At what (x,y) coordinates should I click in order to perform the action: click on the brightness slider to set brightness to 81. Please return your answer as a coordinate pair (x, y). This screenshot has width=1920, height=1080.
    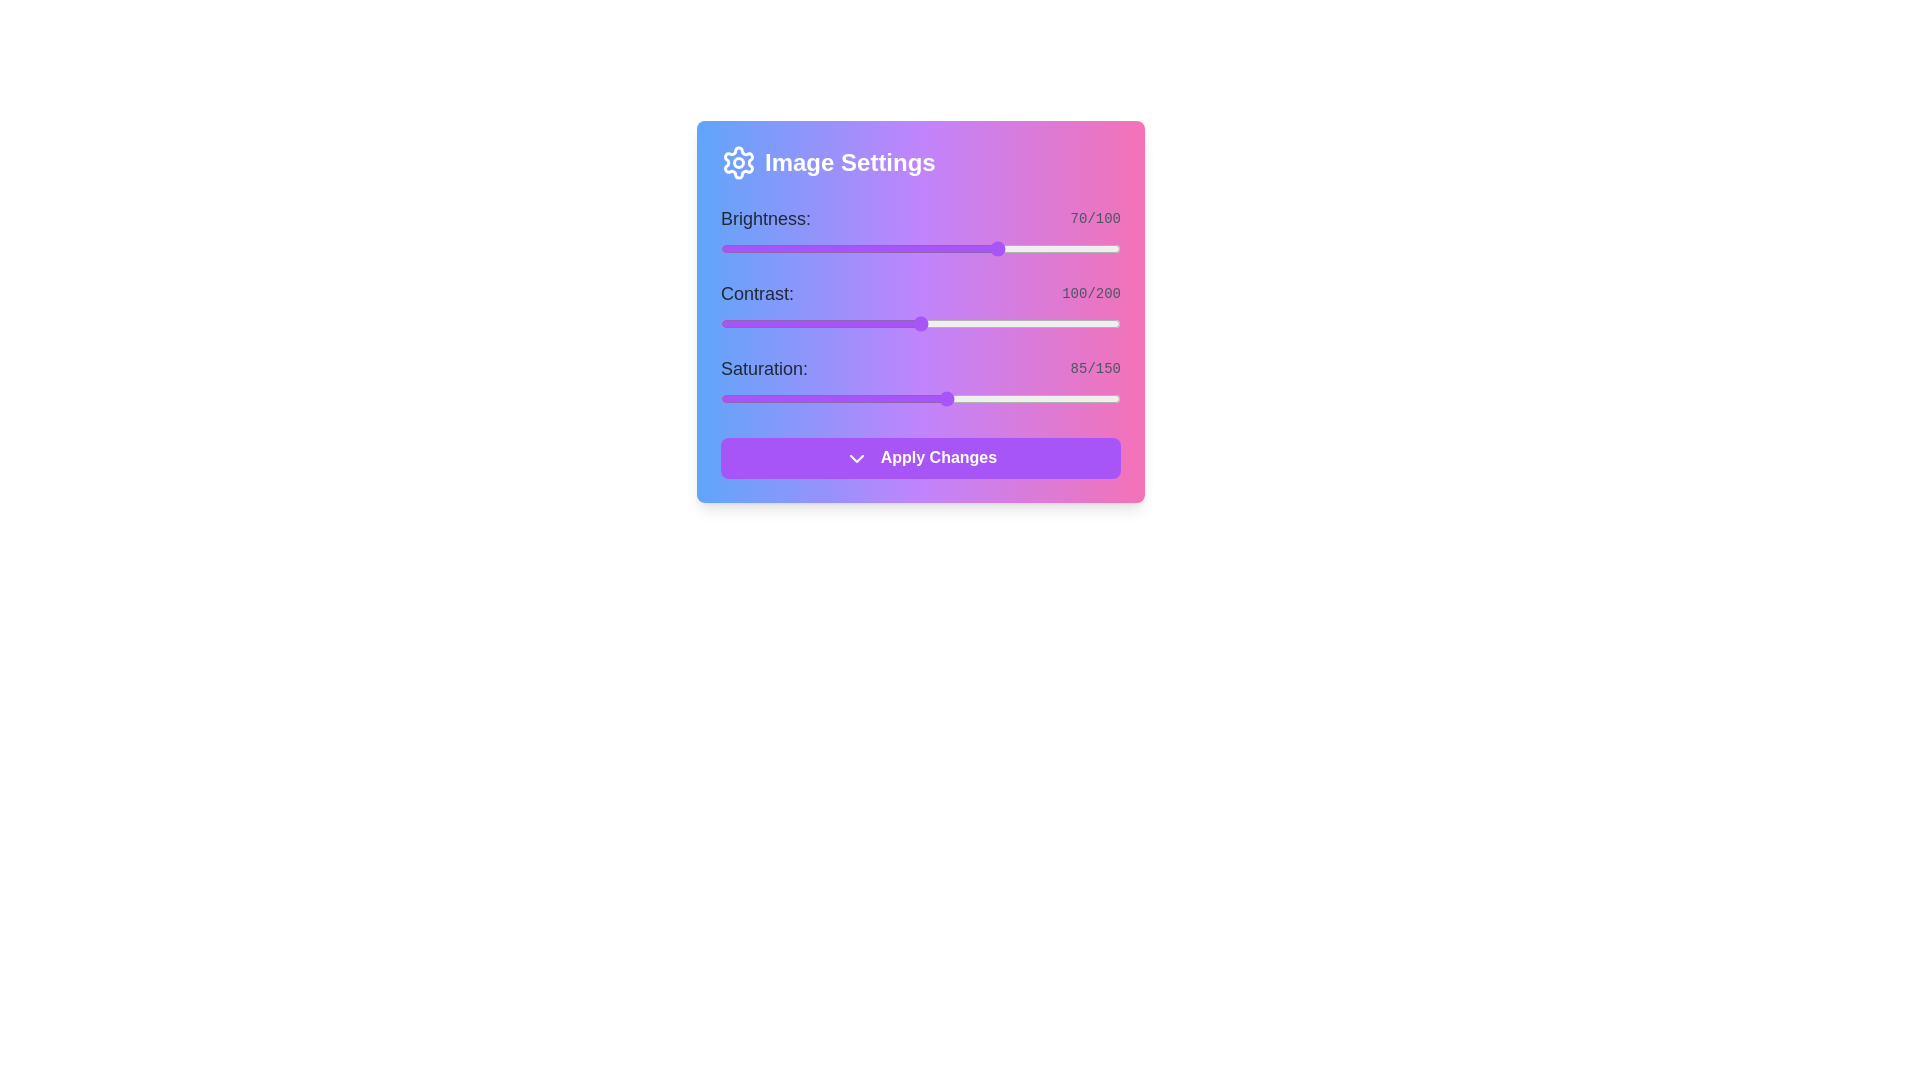
    Looking at the image, I should click on (1044, 248).